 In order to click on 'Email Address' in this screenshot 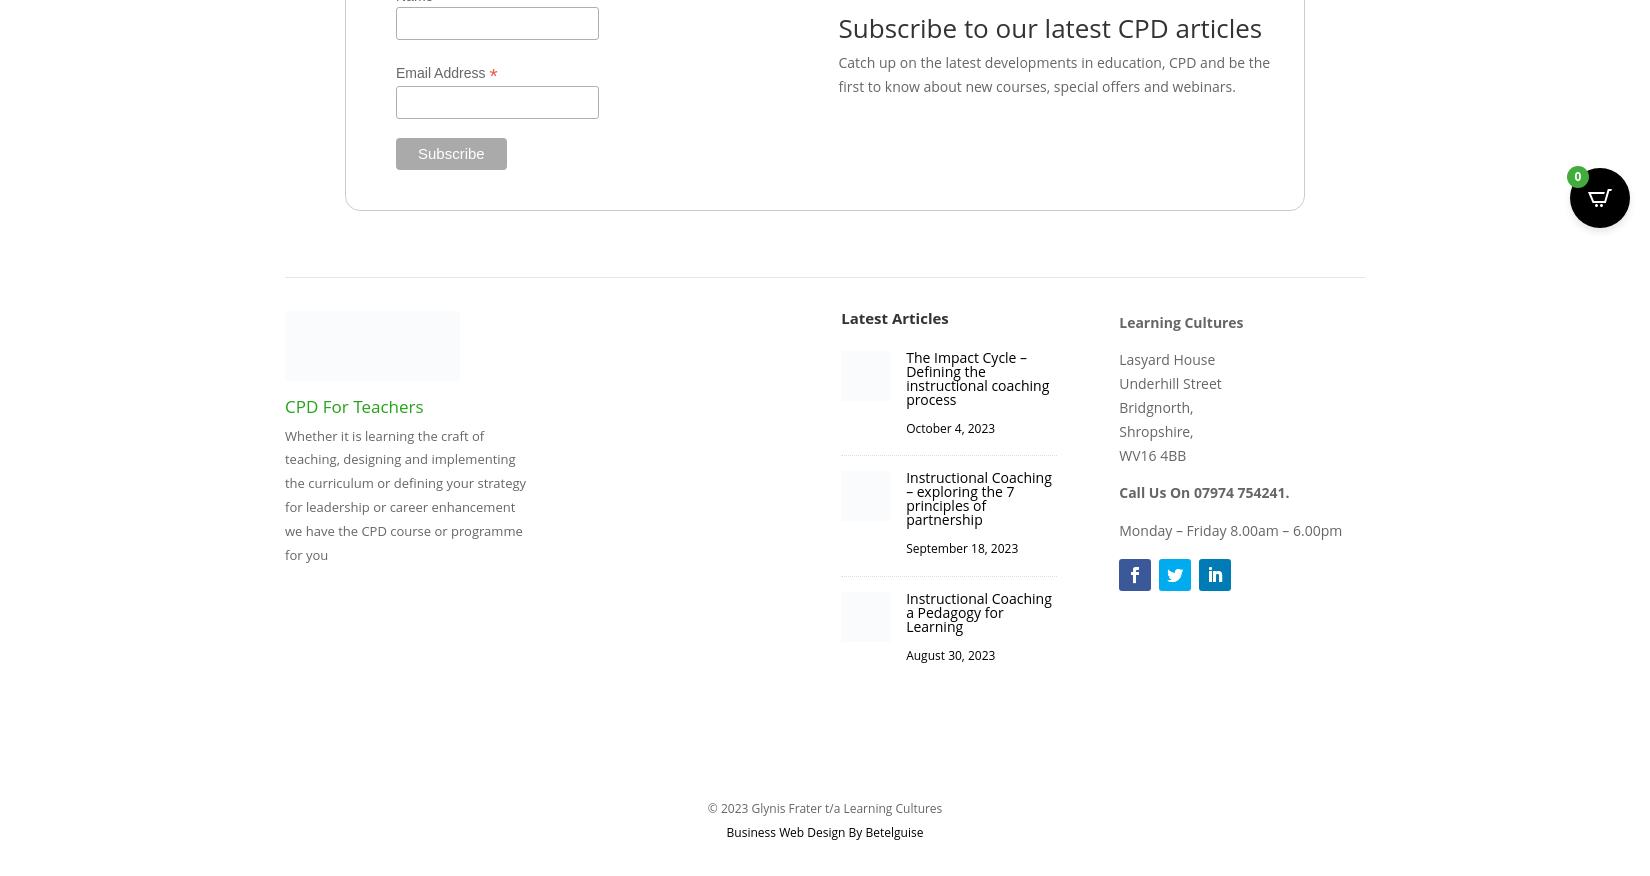, I will do `click(396, 72)`.